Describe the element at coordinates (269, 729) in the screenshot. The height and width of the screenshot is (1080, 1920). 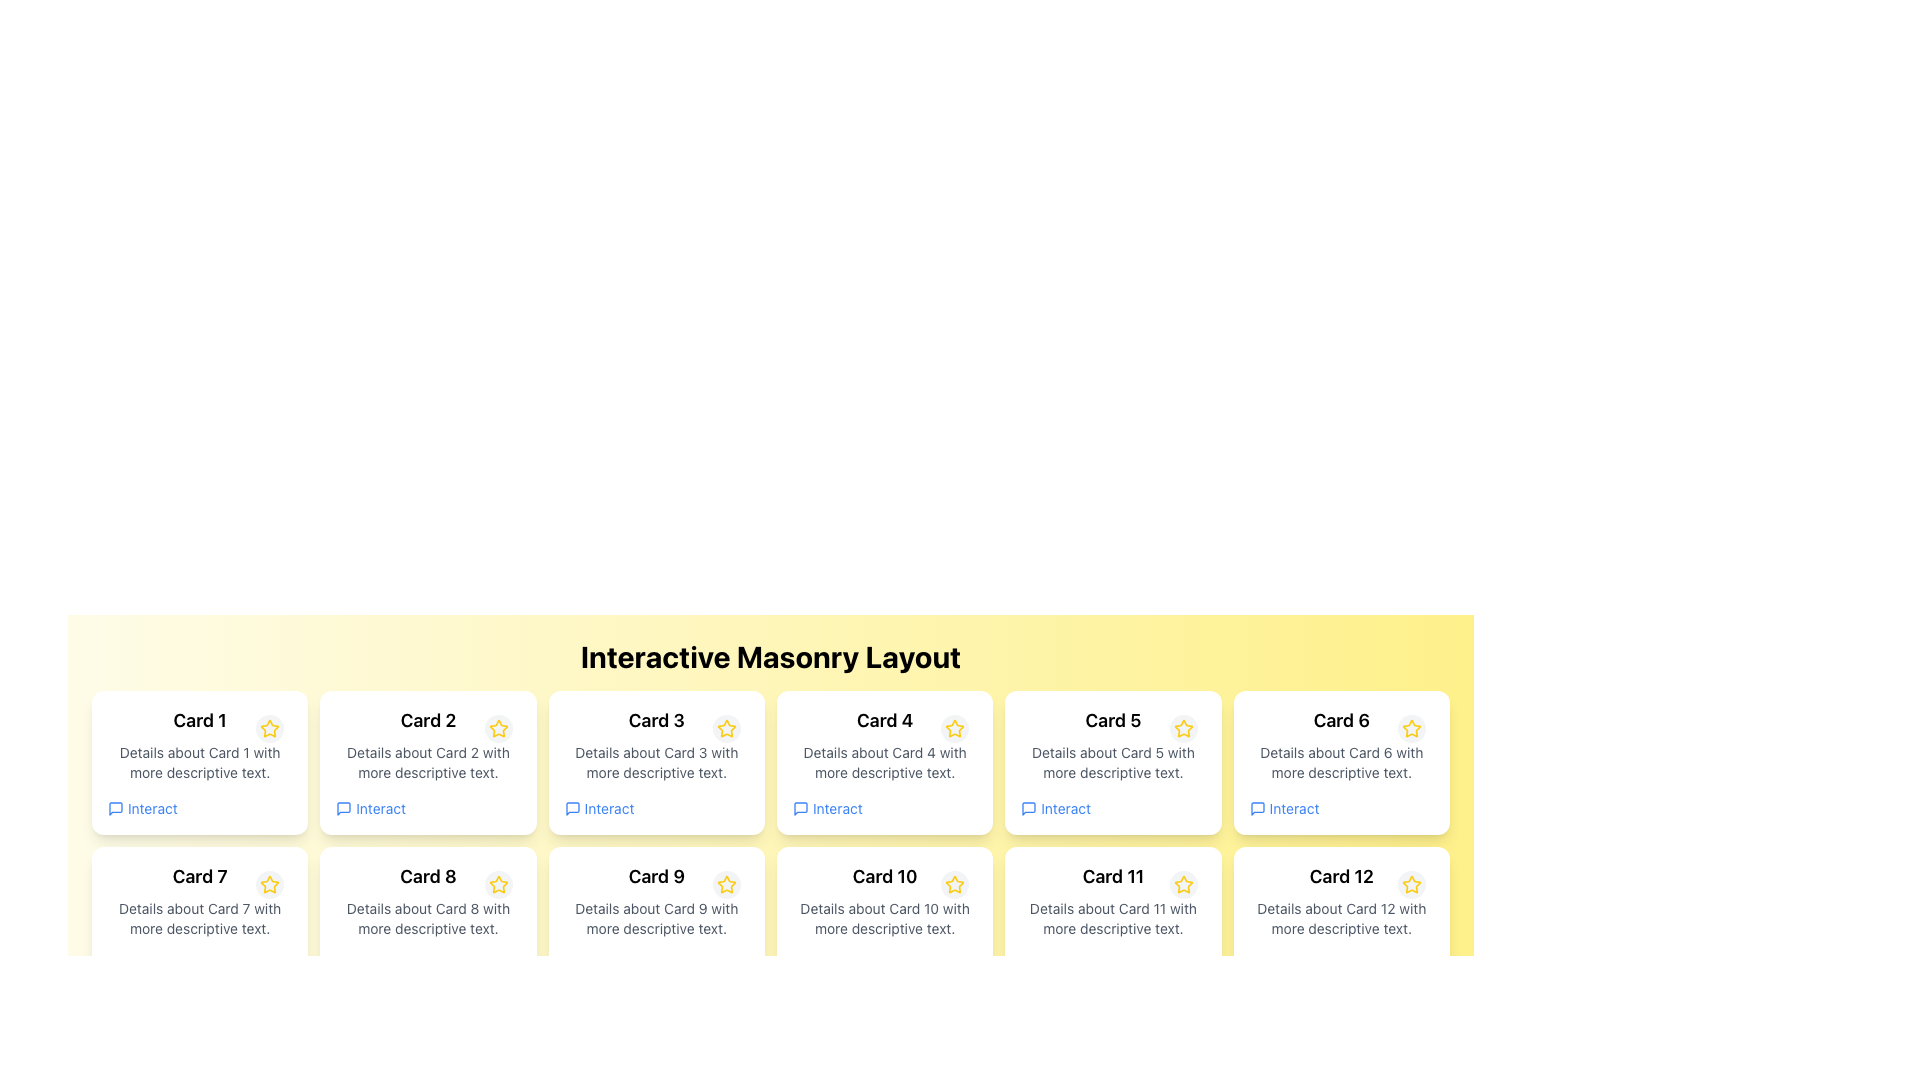
I see `the decorative star icon located at the top-right position of 'Card 1' in the first row of the grid layout to mark the associated item as a favorite` at that location.